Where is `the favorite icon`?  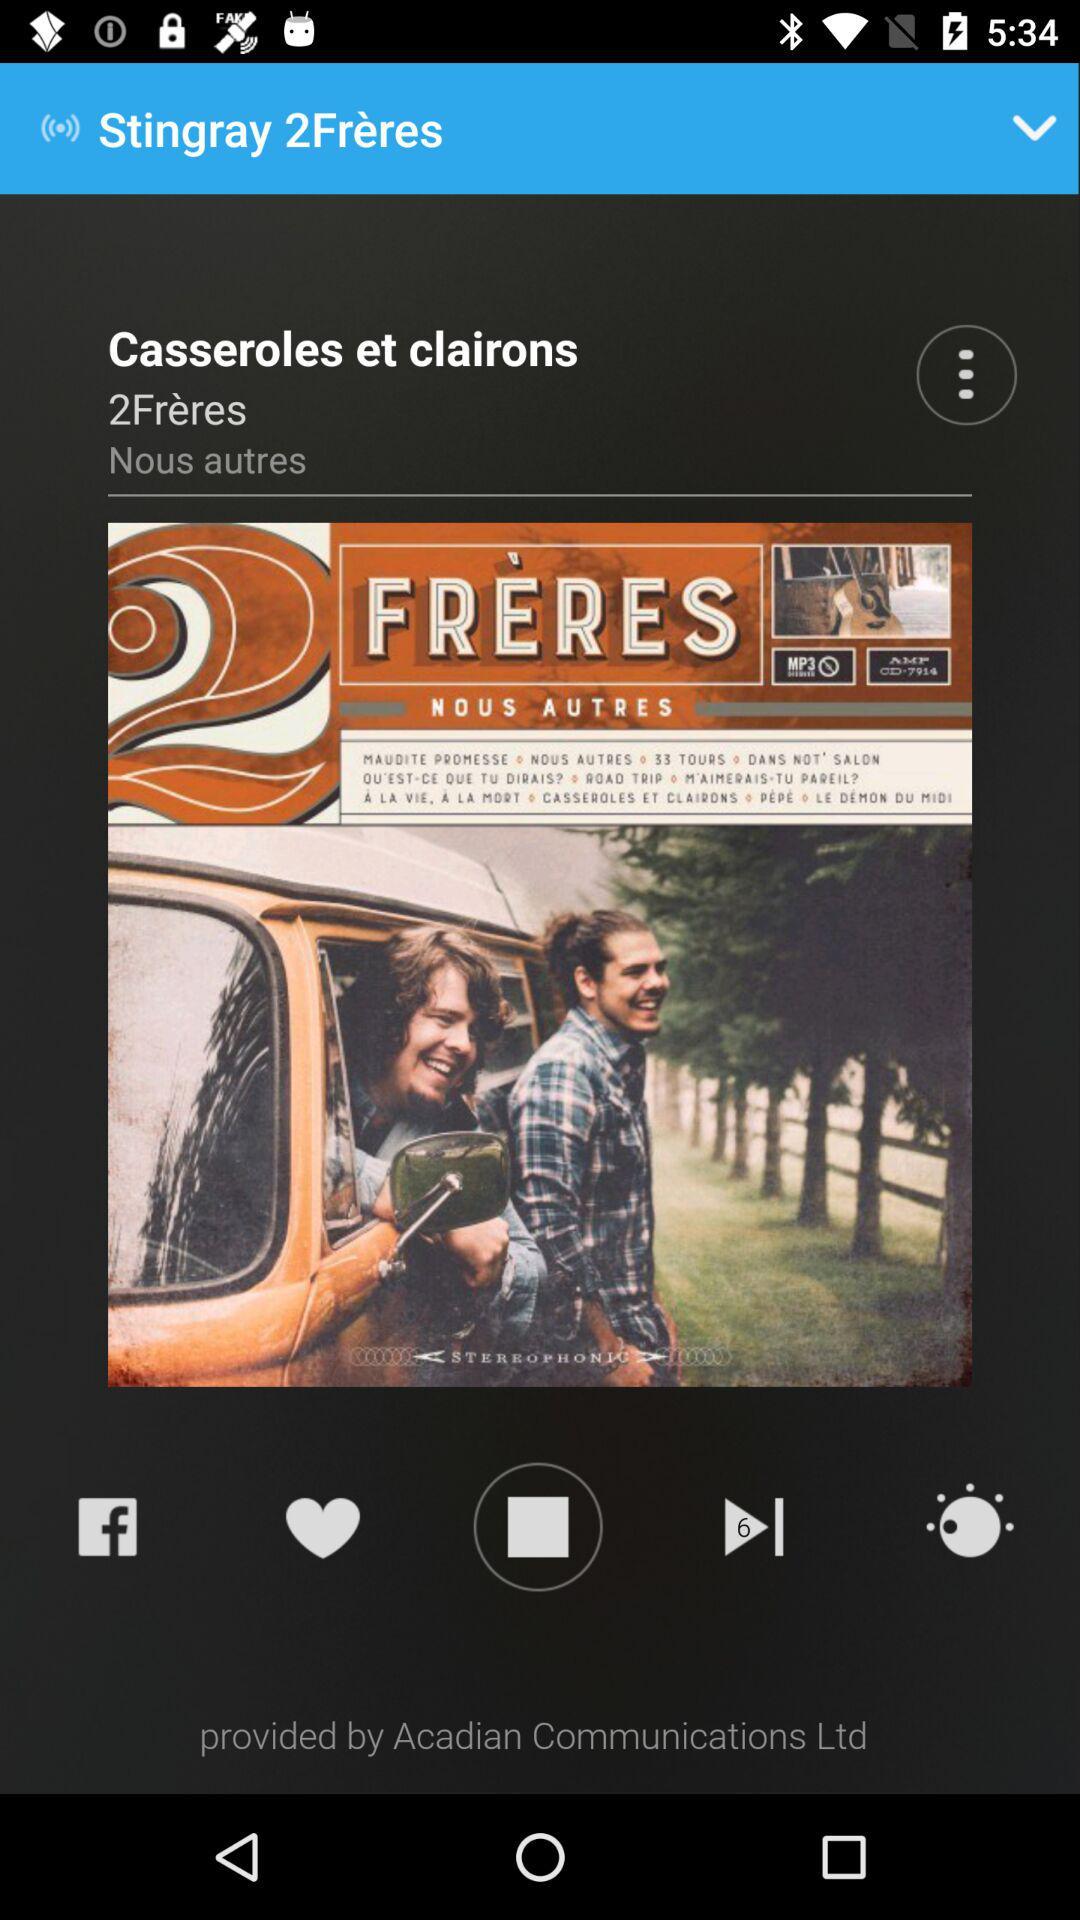
the favorite icon is located at coordinates (321, 1525).